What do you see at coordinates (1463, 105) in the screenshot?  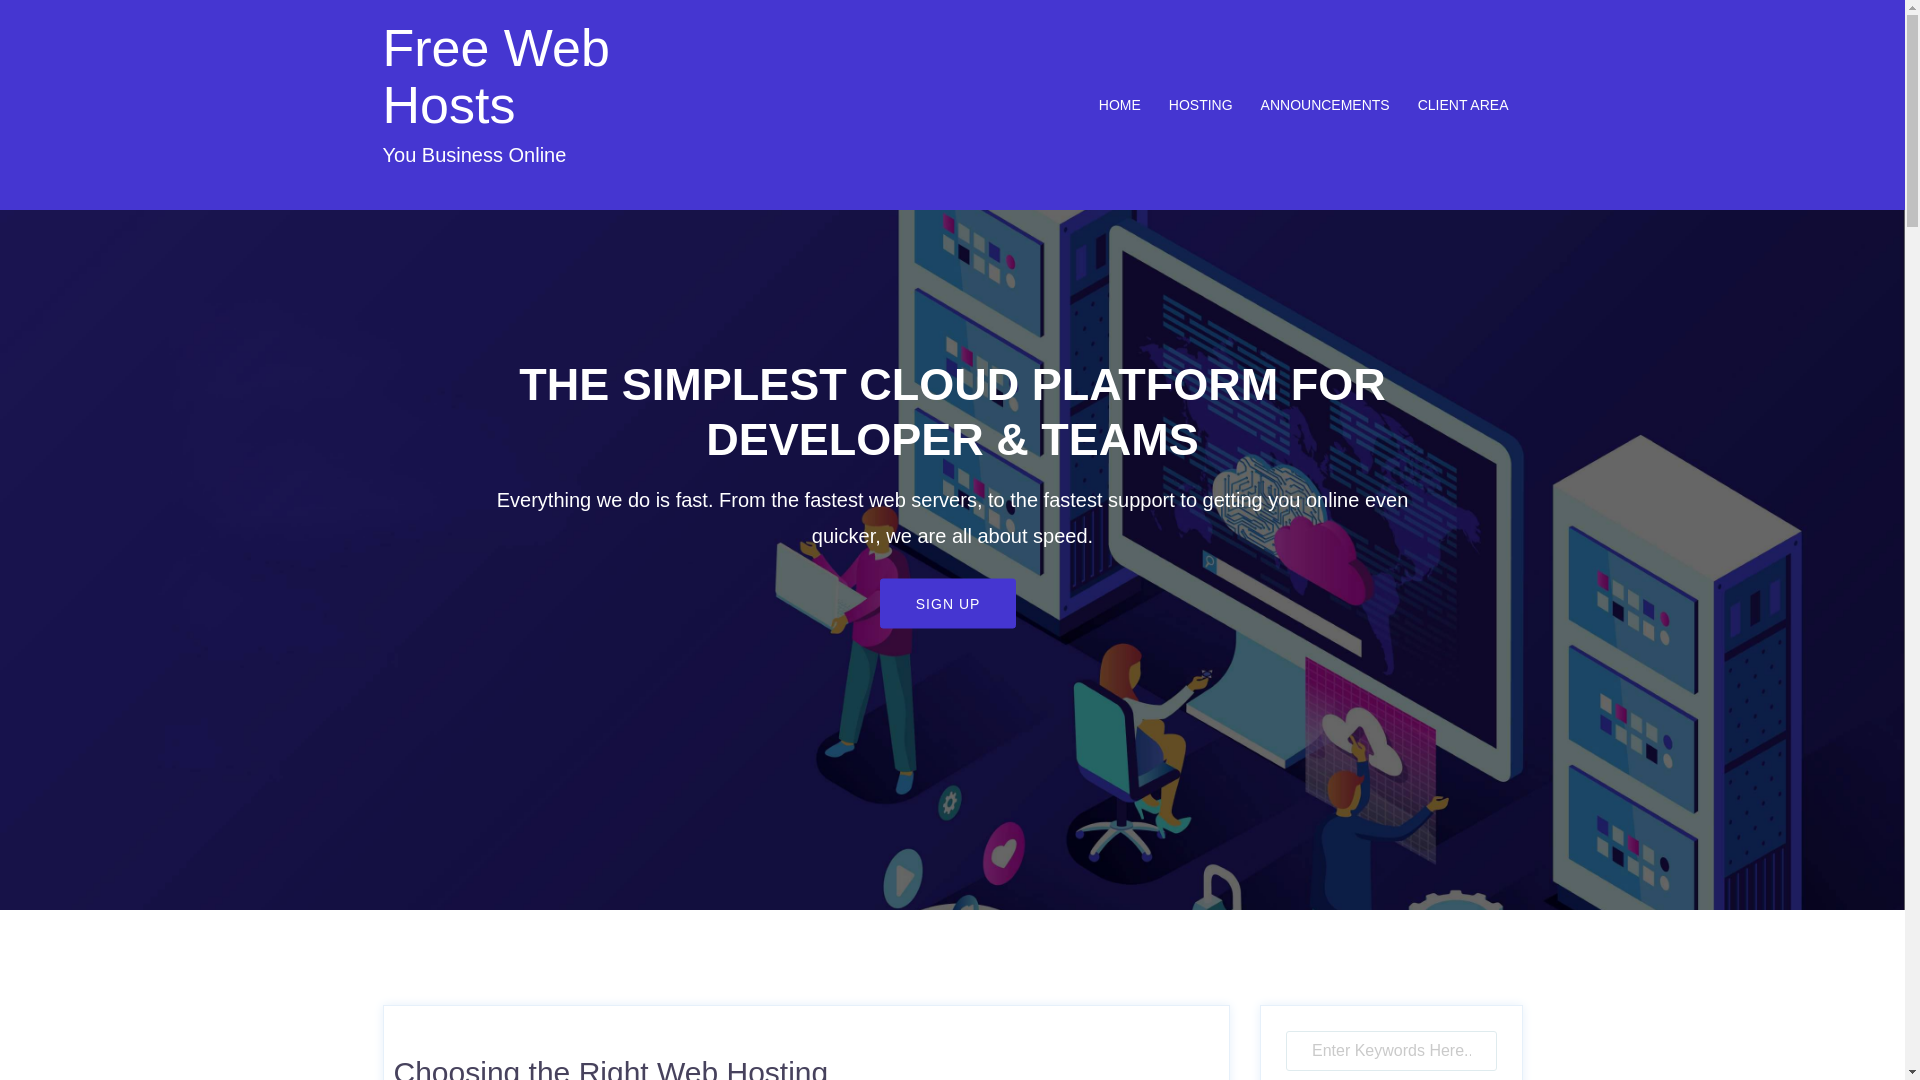 I see `'CLIENT AREA'` at bounding box center [1463, 105].